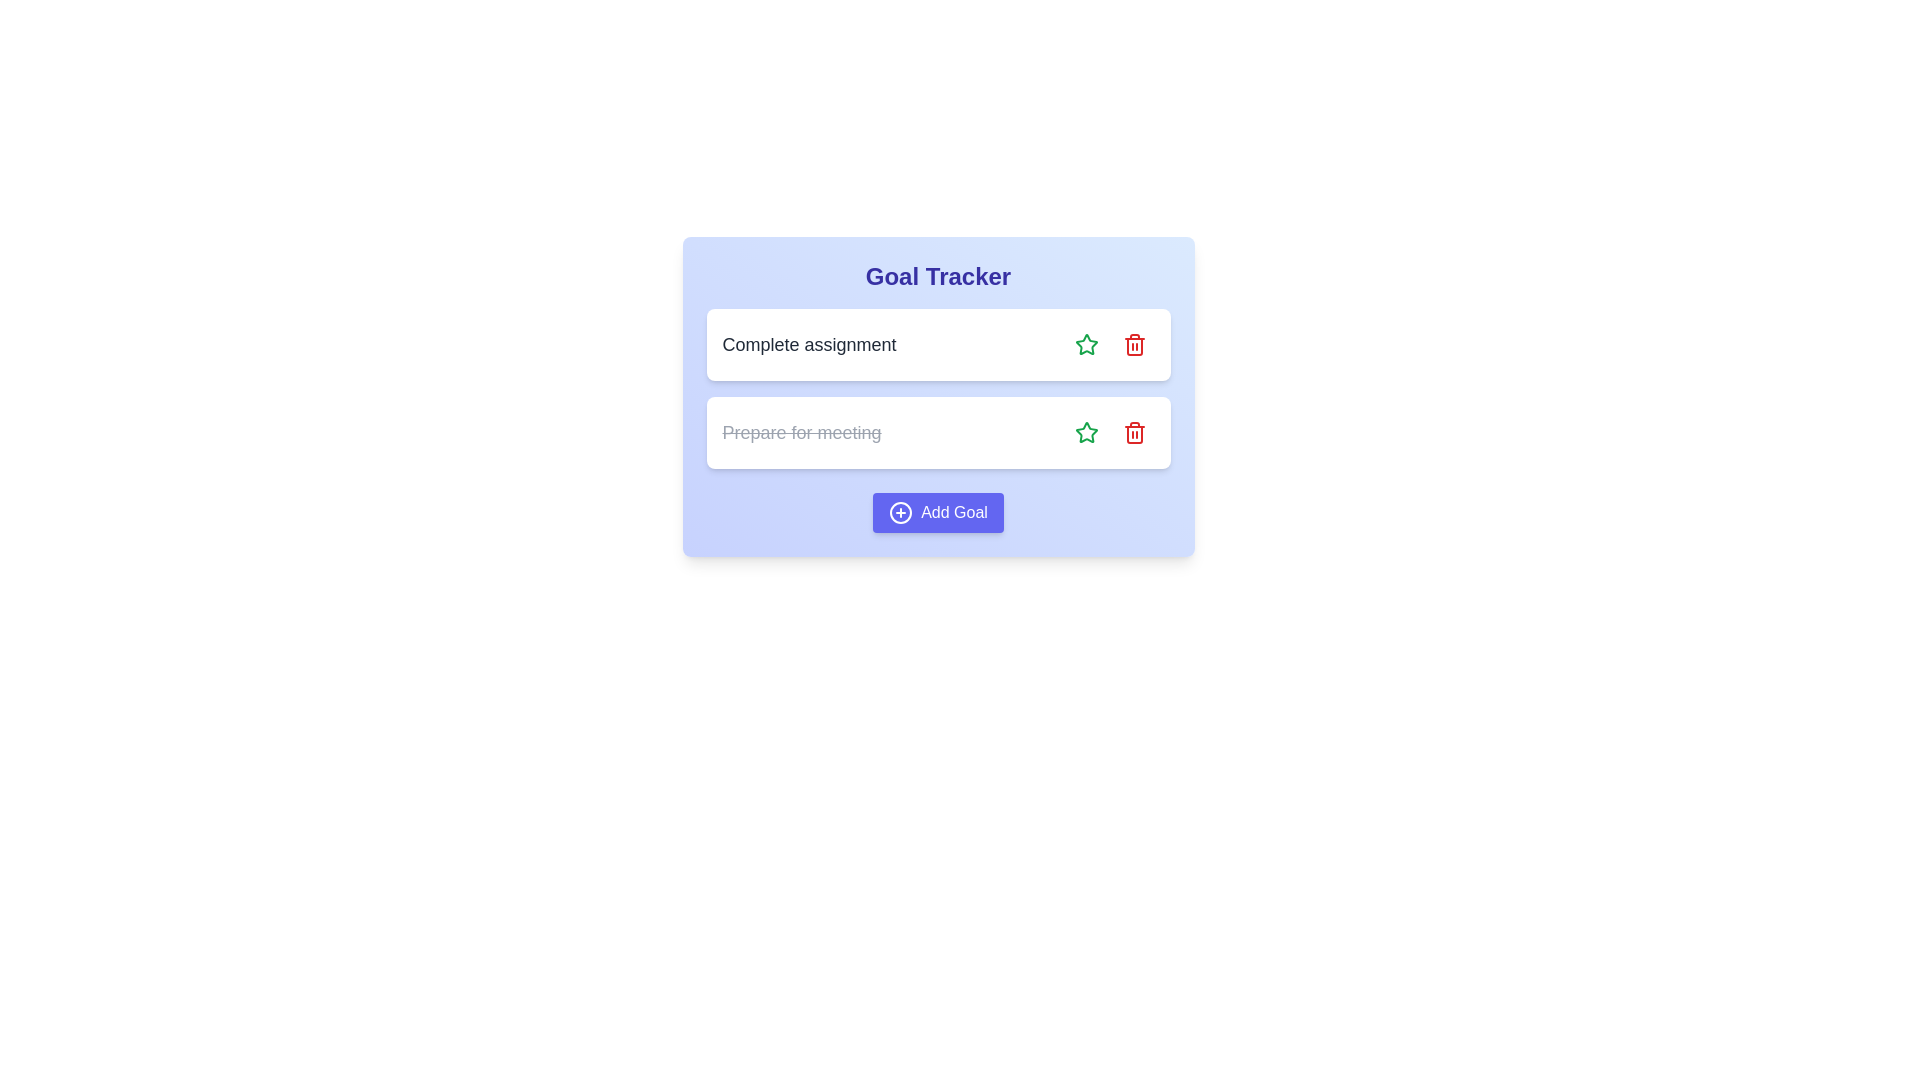  I want to click on the green star icon button located in the second task row of the 'Goal Tracker' interface, adjacent to the delete icon, so click(1085, 343).